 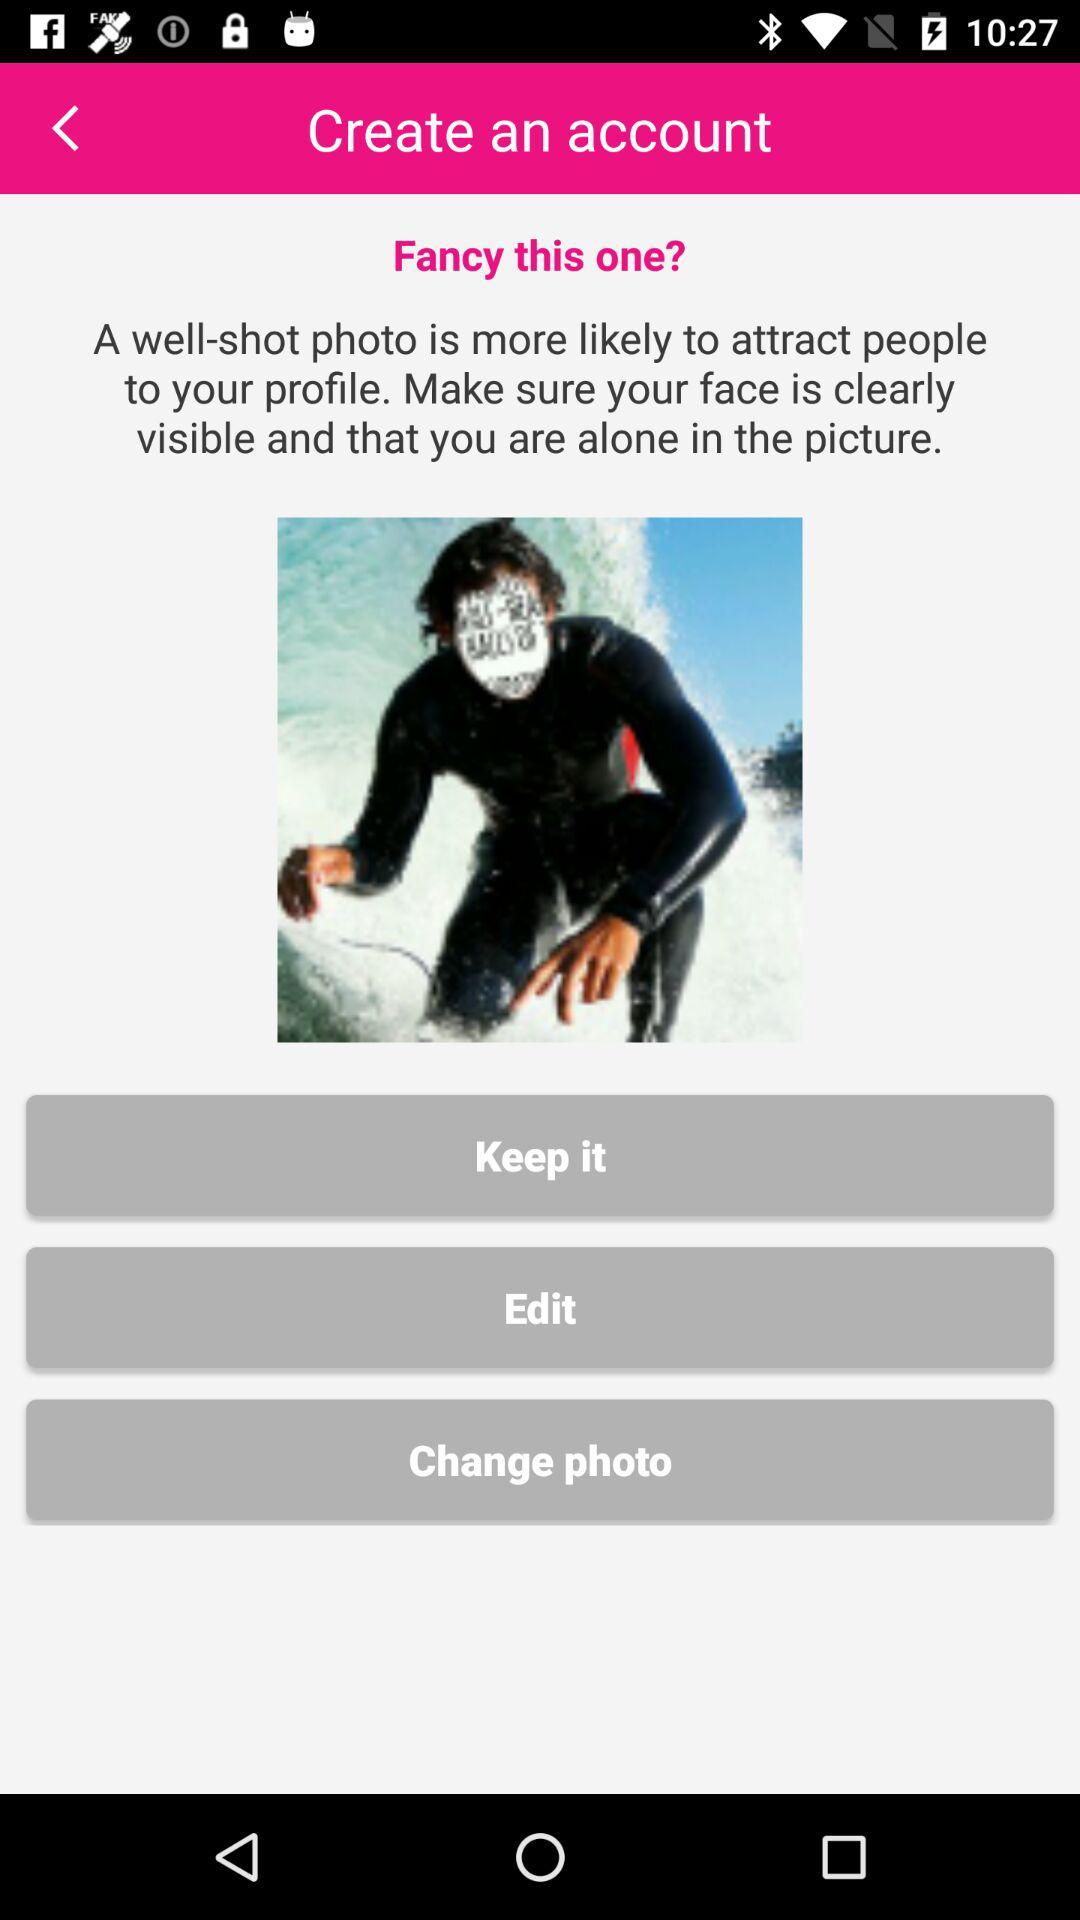 I want to click on the change photo icon, so click(x=540, y=1459).